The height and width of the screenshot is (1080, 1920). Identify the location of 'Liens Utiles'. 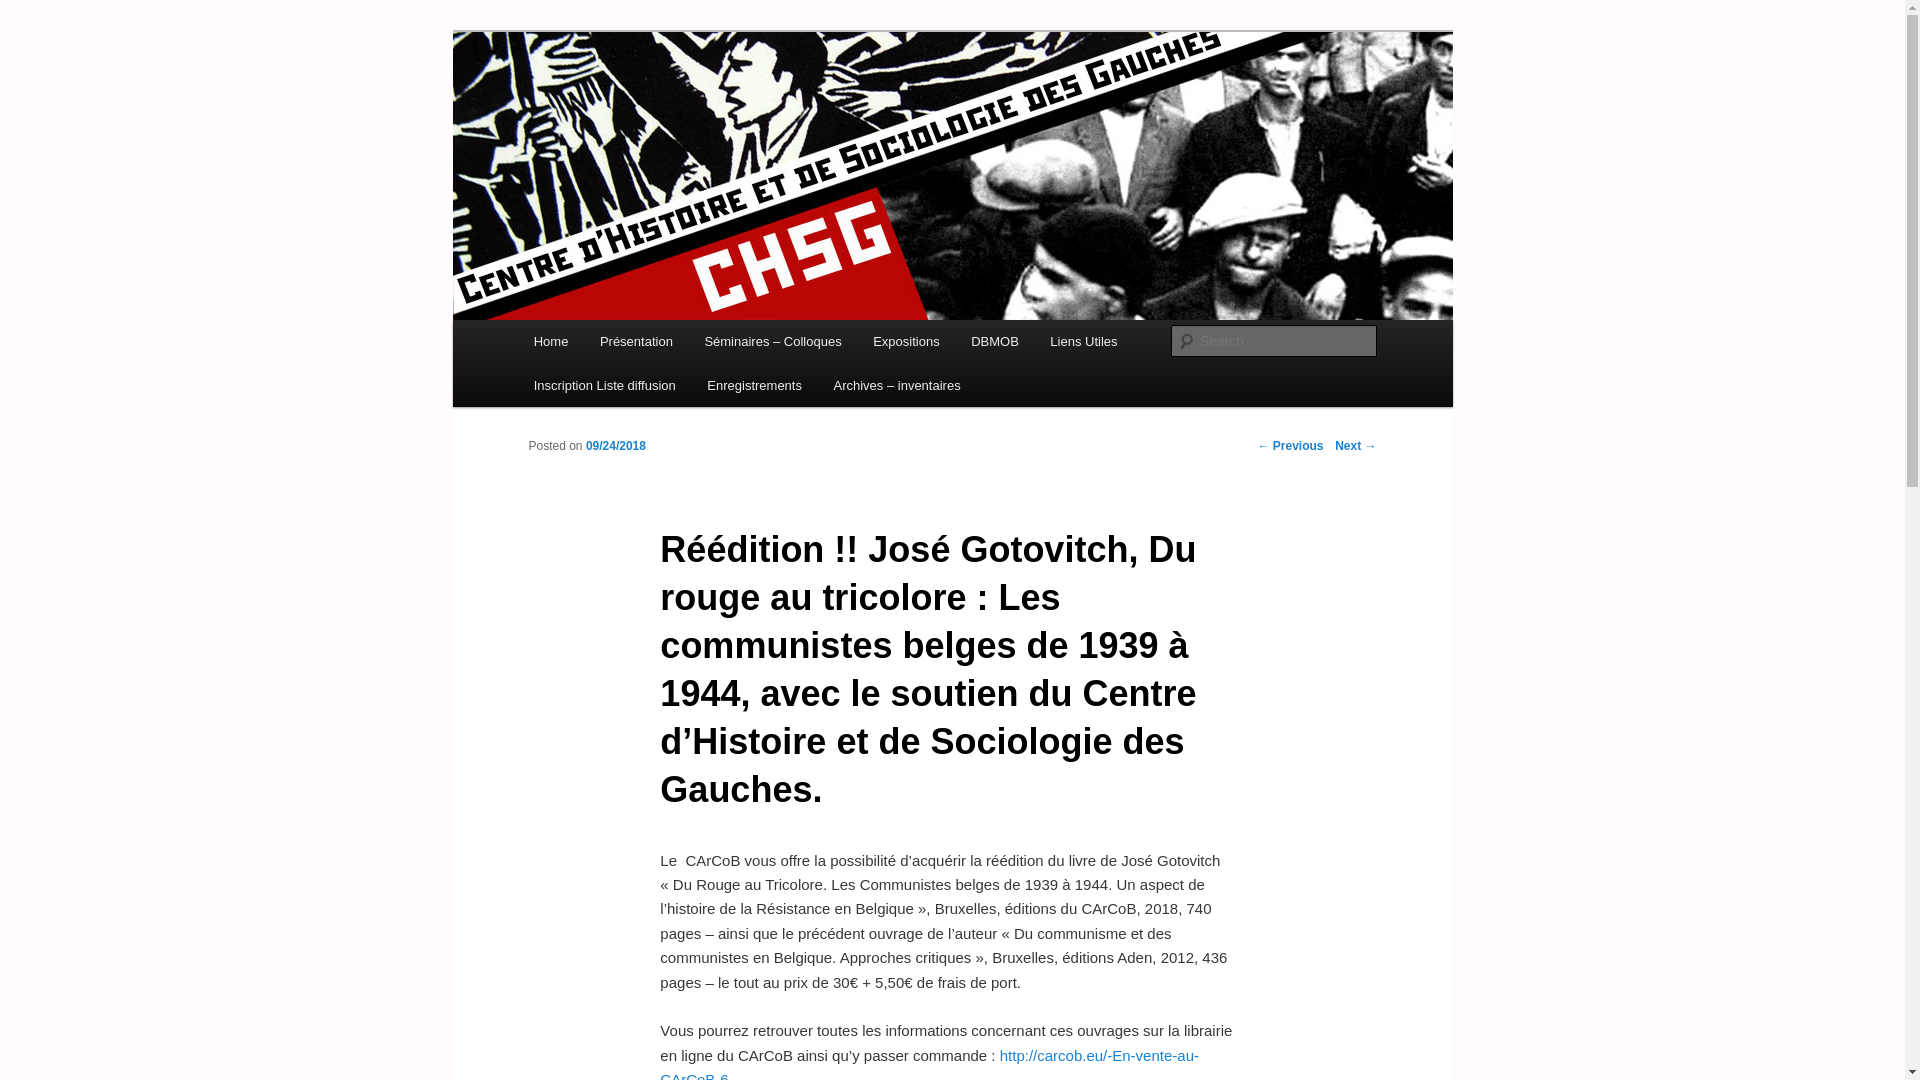
(1083, 340).